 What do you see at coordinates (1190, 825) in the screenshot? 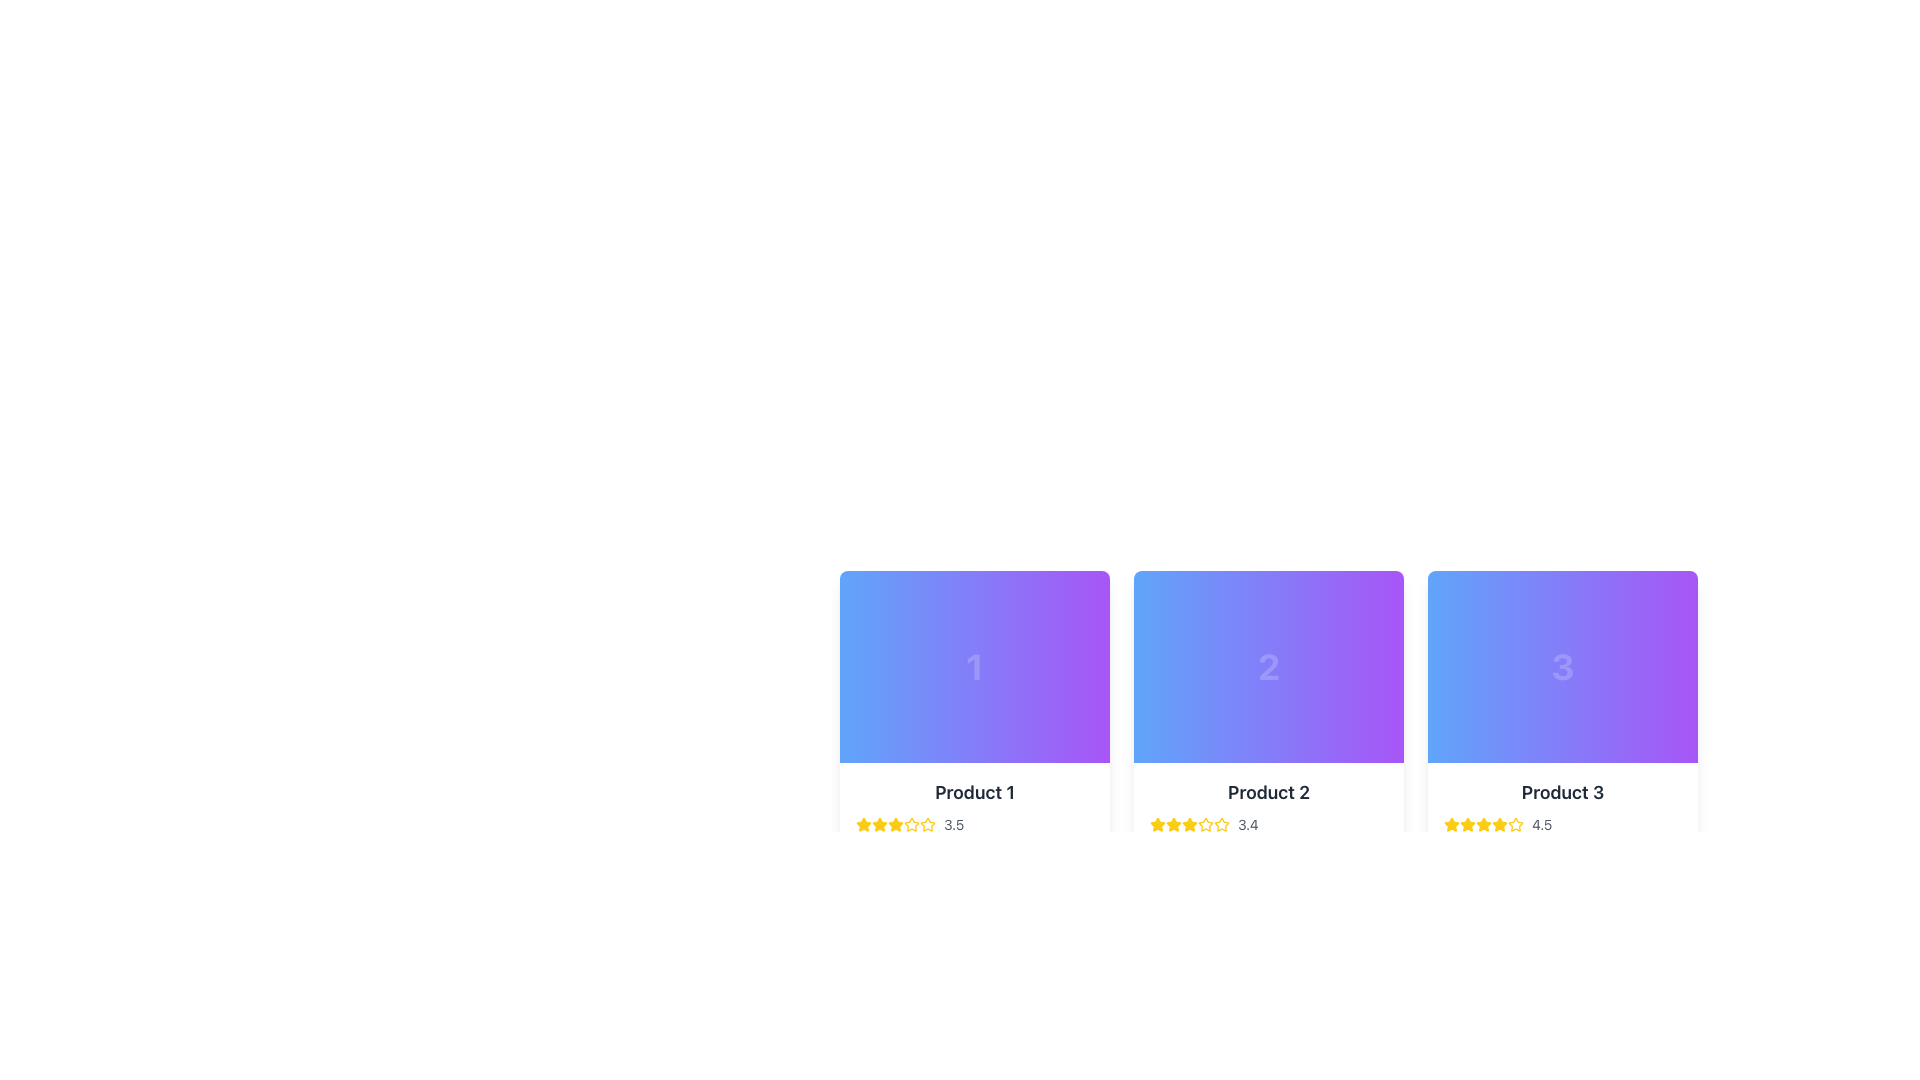
I see `the fourth star icon from the left in the rating section for 'Product 2' to visually assess its filling indicating the assigned partial rating` at bounding box center [1190, 825].